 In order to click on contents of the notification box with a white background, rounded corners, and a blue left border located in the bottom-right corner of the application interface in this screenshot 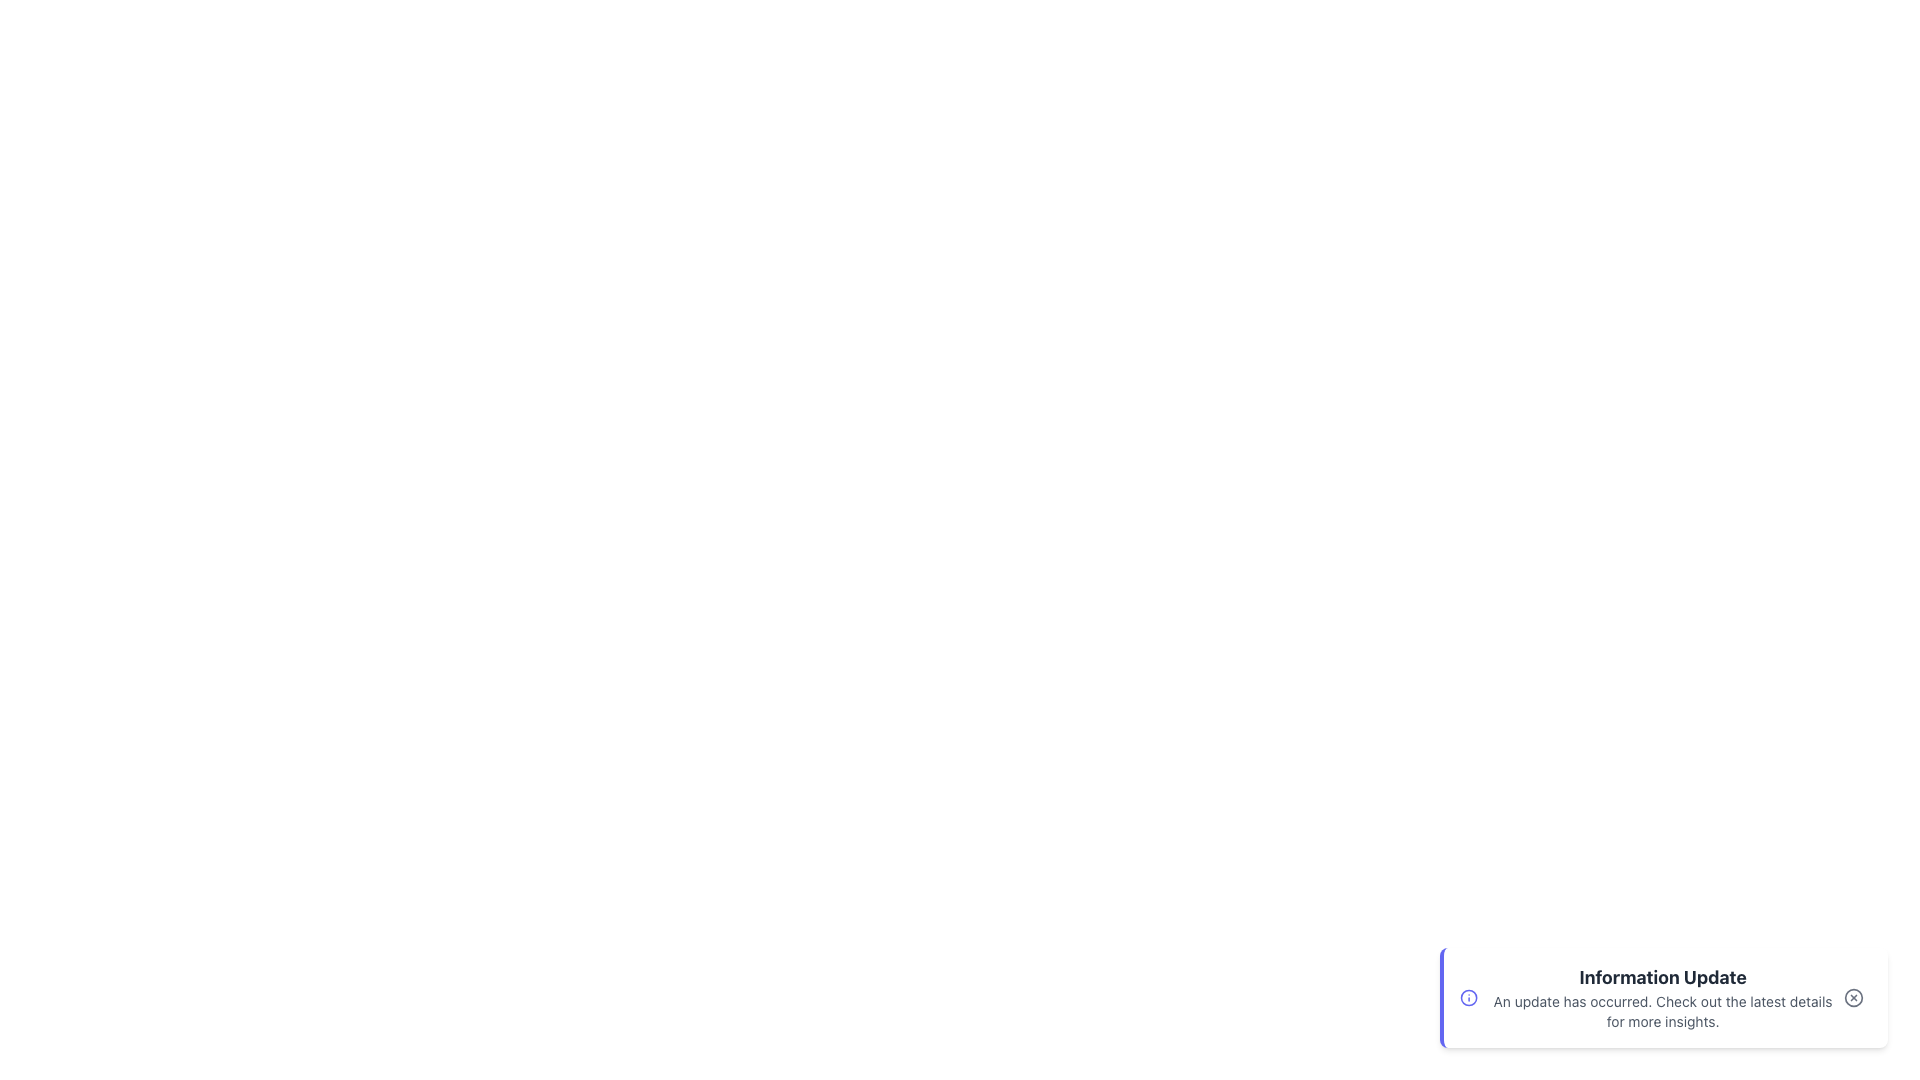, I will do `click(1664, 998)`.